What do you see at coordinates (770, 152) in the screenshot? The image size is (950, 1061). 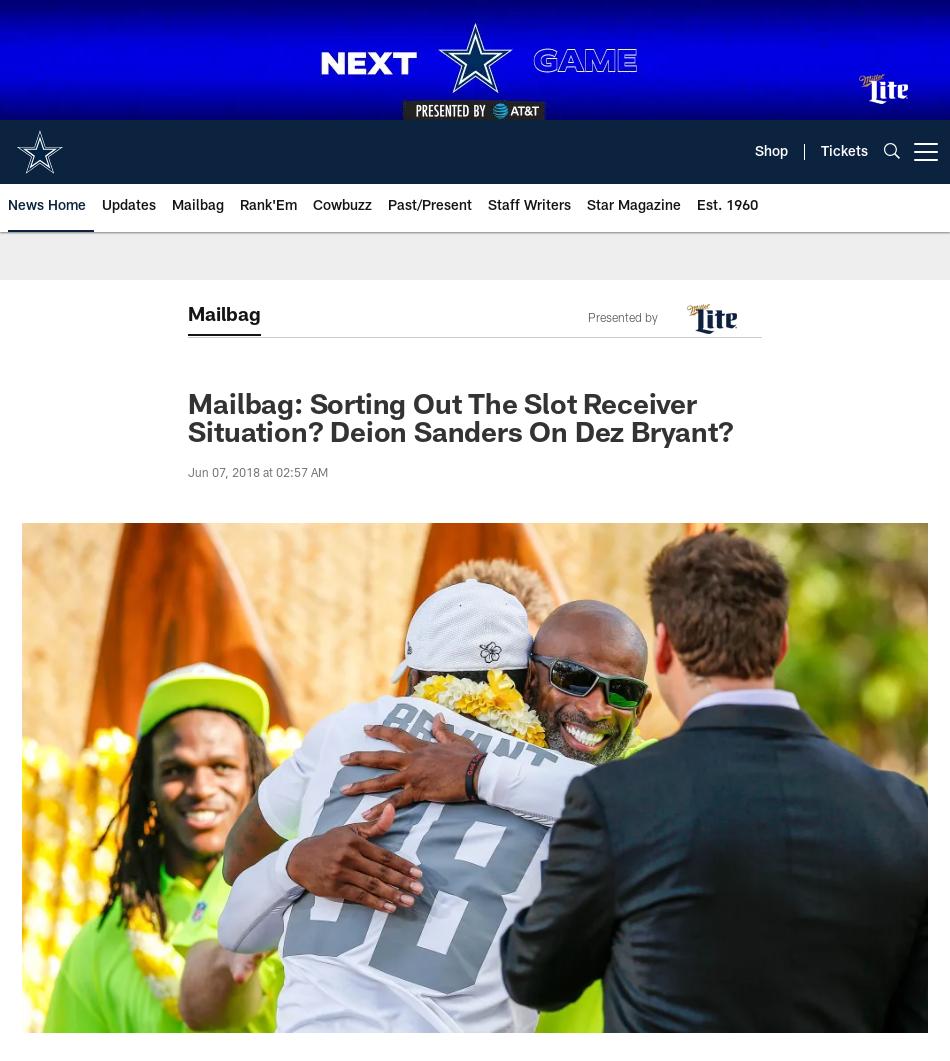 I see `'Shop'` at bounding box center [770, 152].